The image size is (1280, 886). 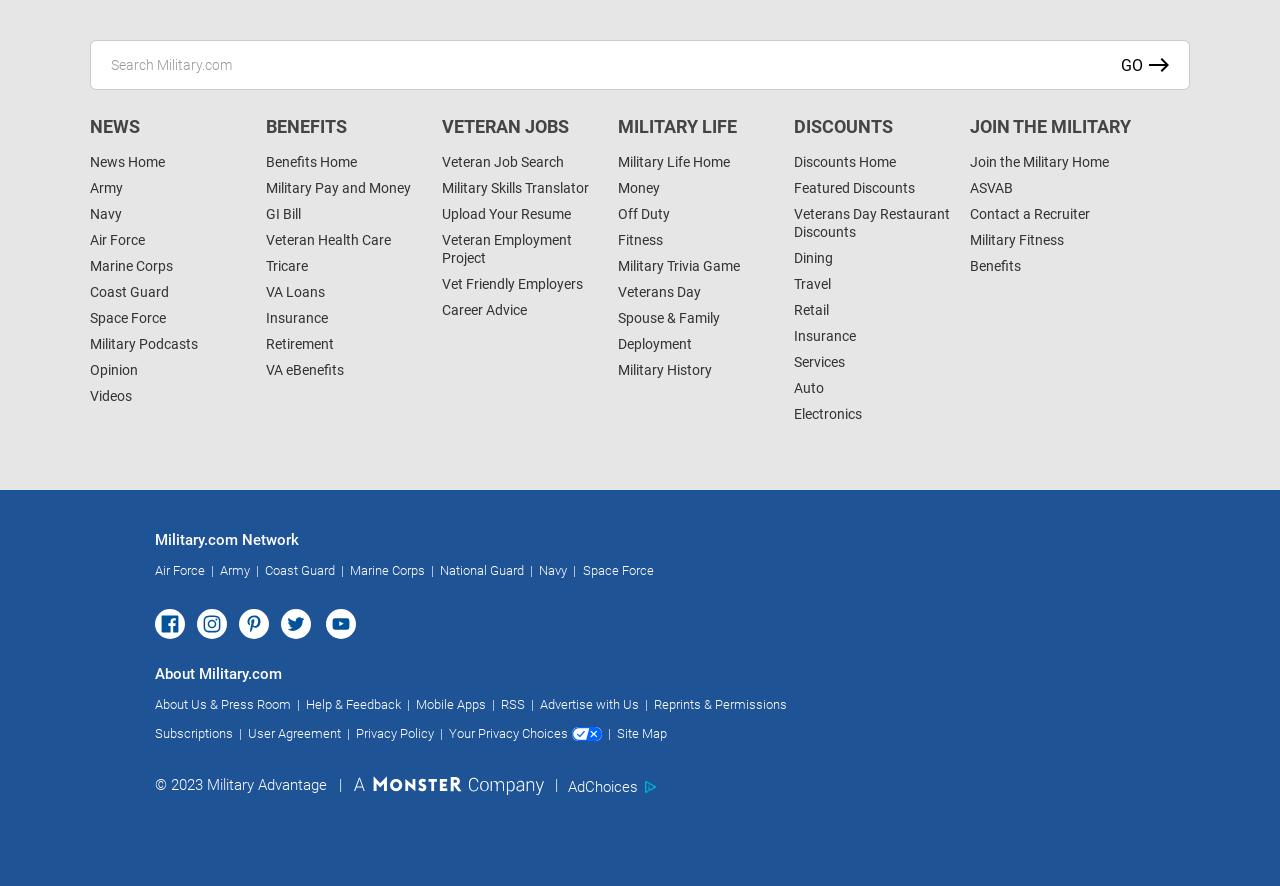 I want to click on 'Help & Feedback', so click(x=353, y=703).